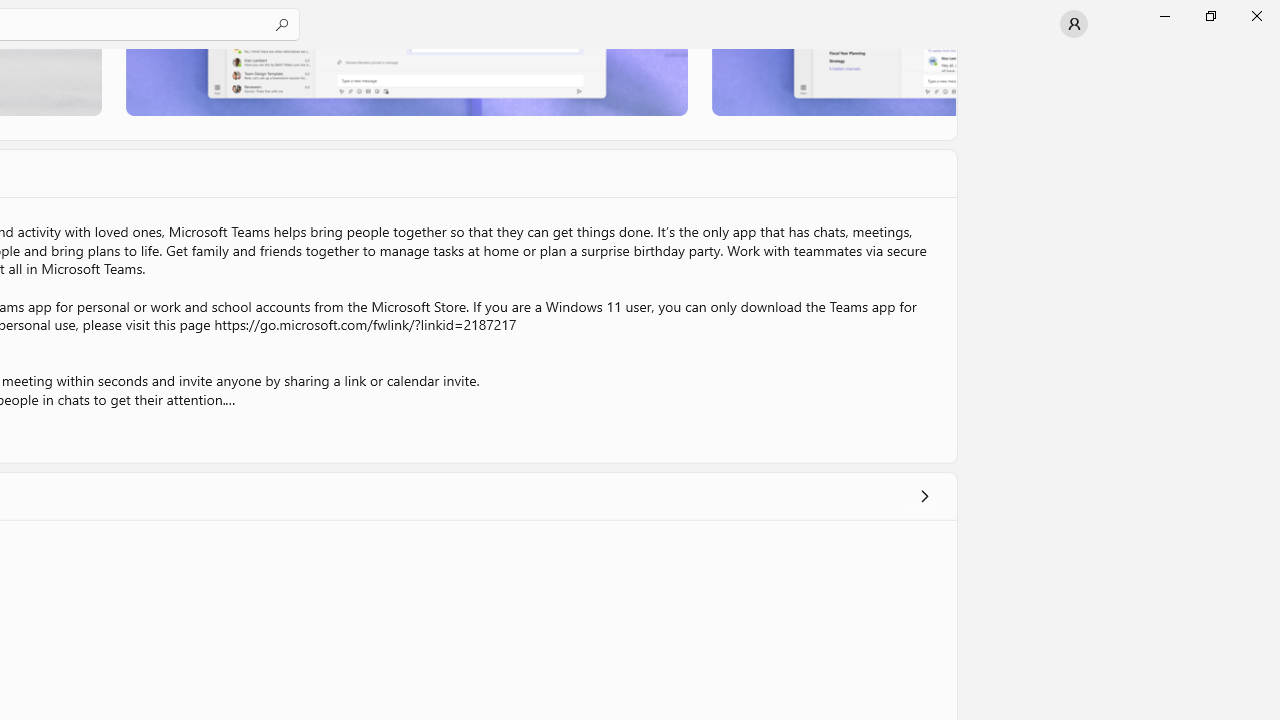 Image resolution: width=1280 pixels, height=720 pixels. I want to click on 'Minimize Microsoft Store', so click(1164, 15).